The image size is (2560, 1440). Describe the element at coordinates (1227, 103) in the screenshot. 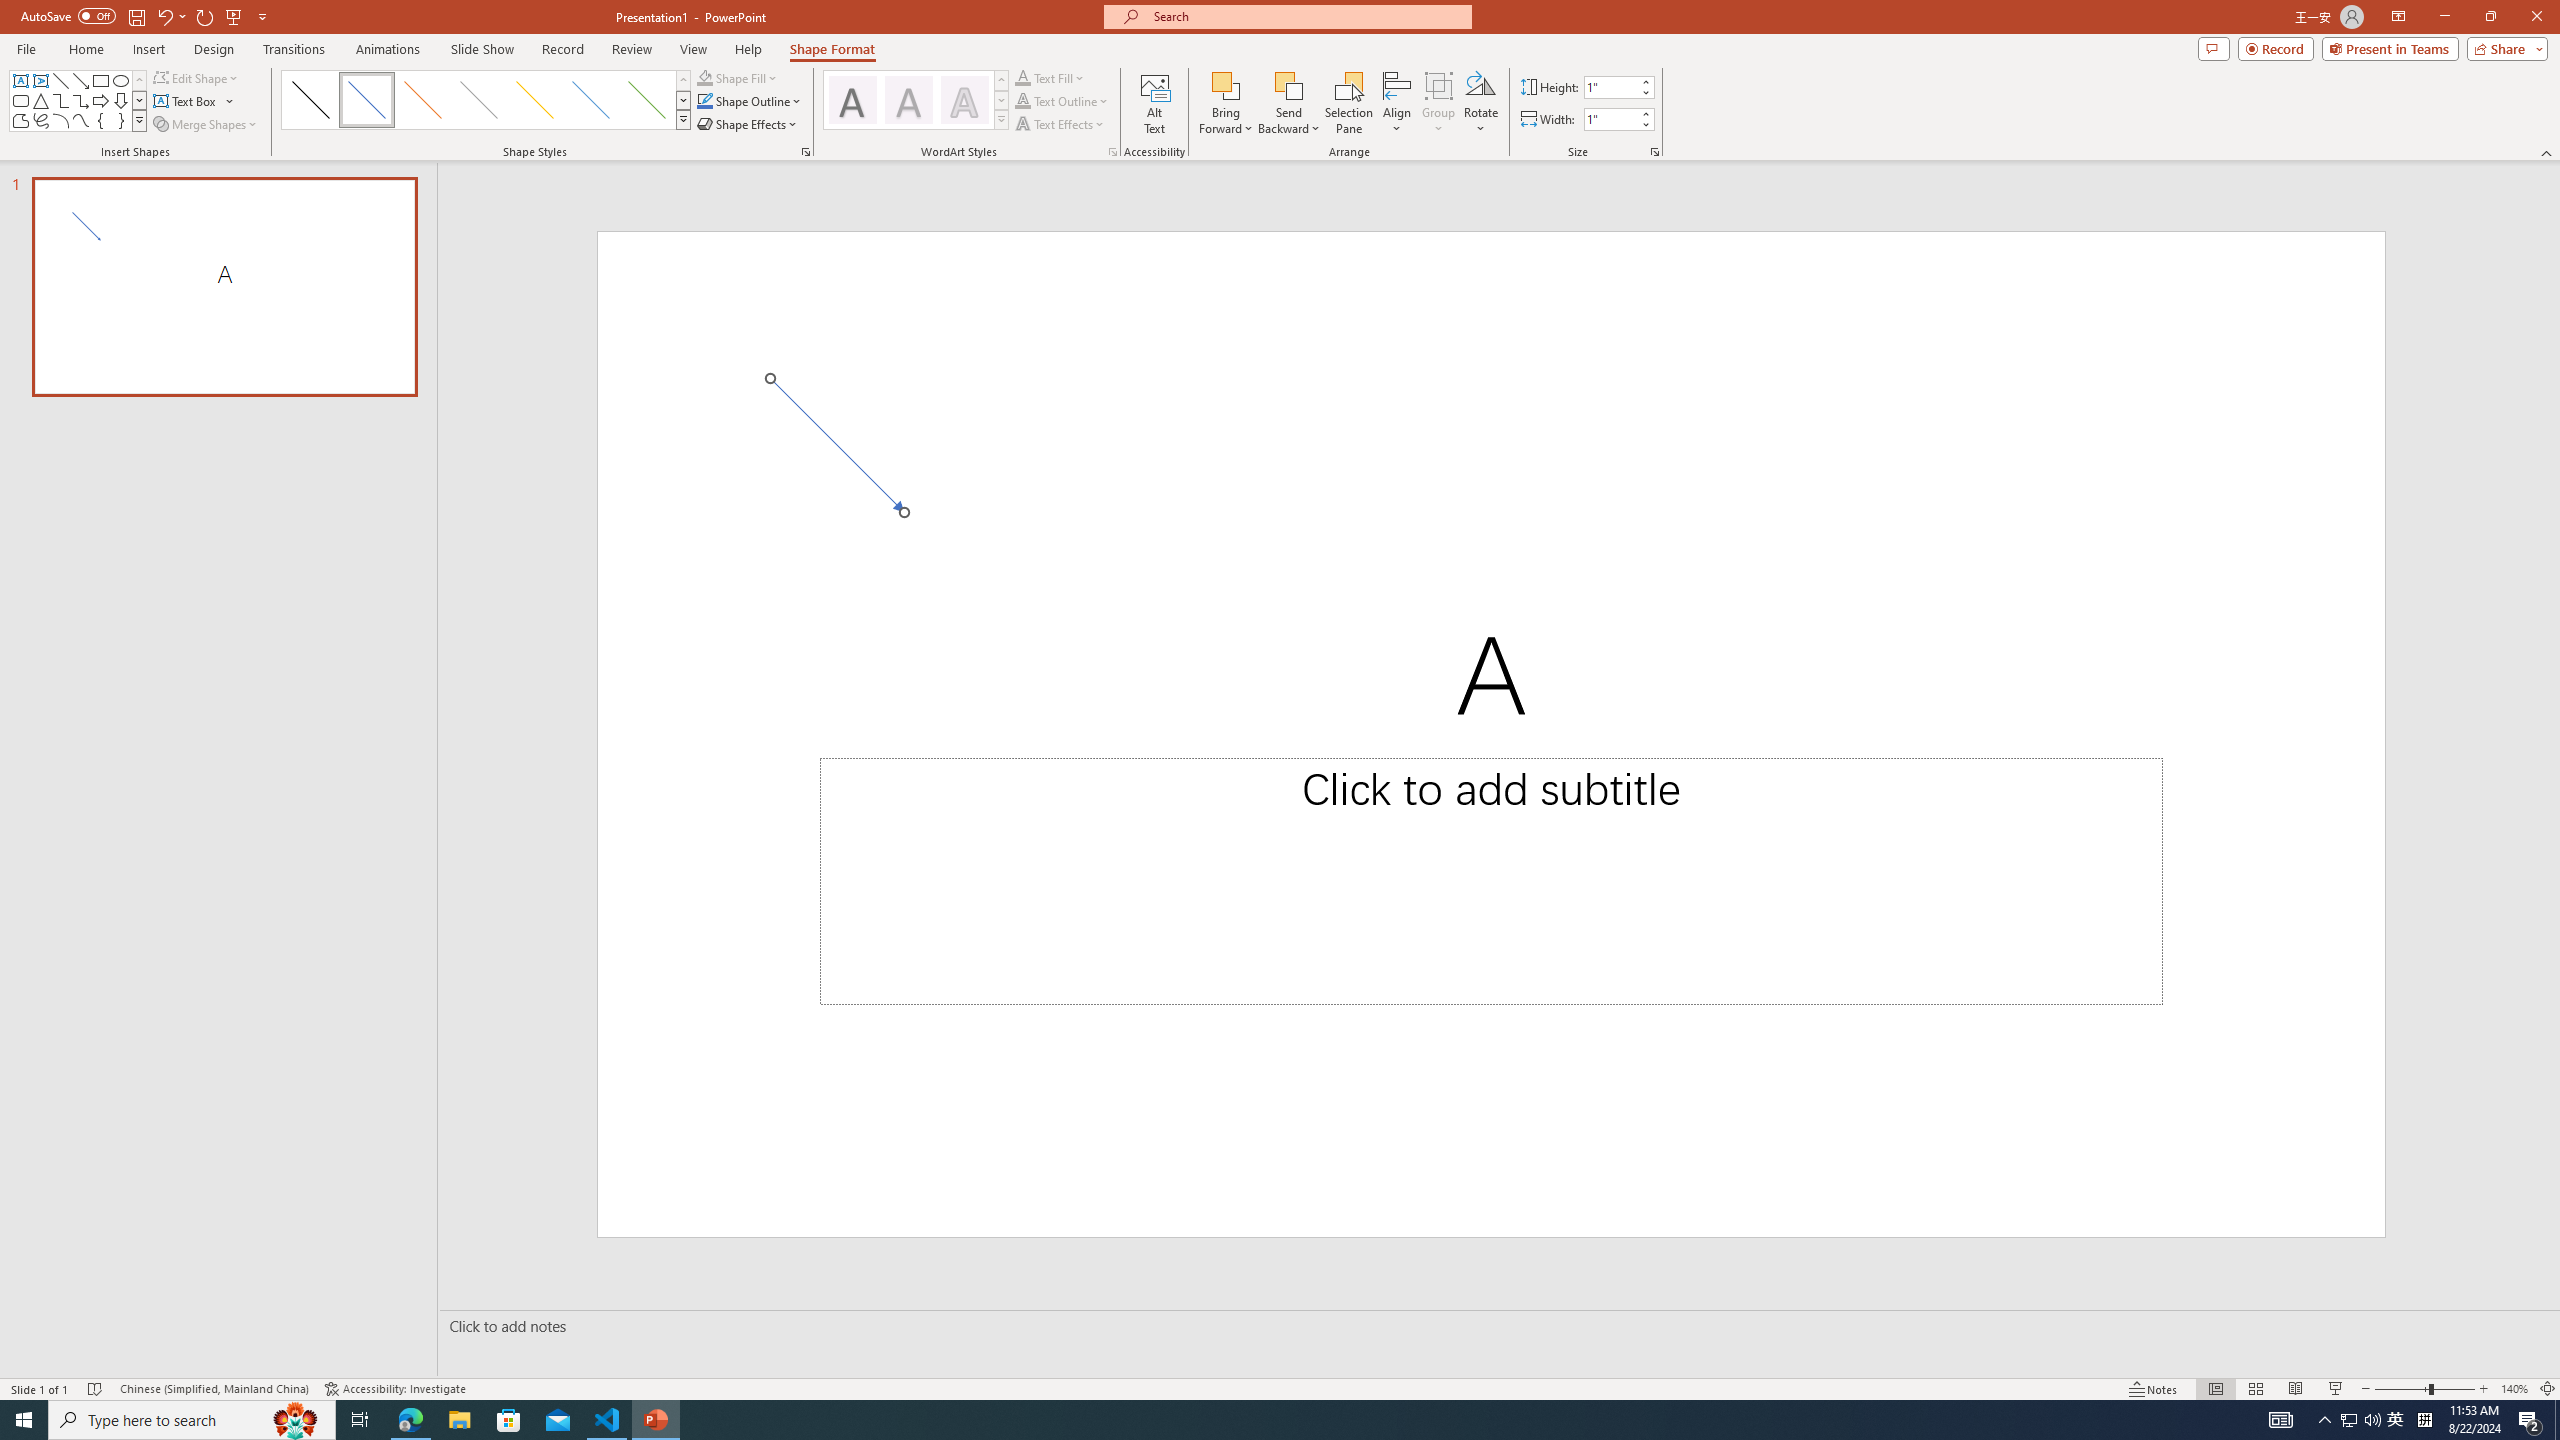

I see `'Bring Forward'` at that location.